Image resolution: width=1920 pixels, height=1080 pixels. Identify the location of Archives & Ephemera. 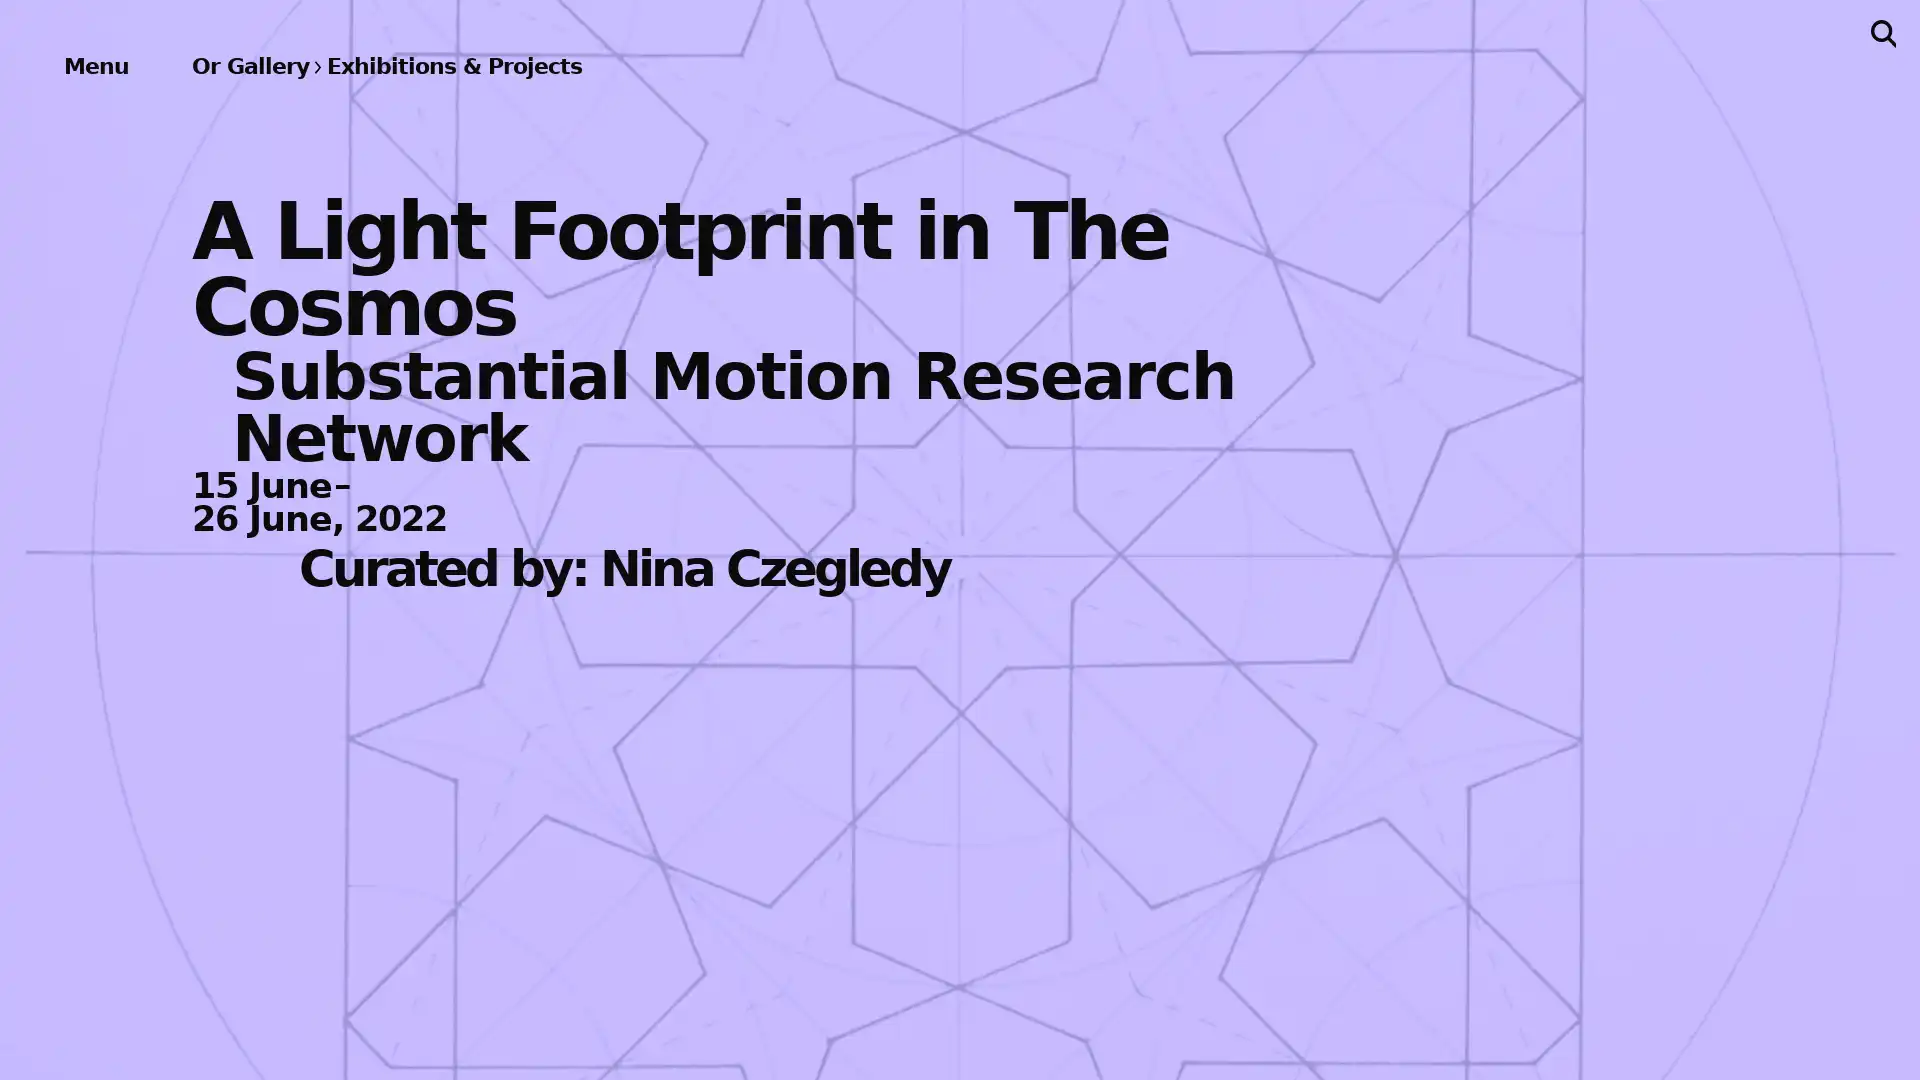
(434, 680).